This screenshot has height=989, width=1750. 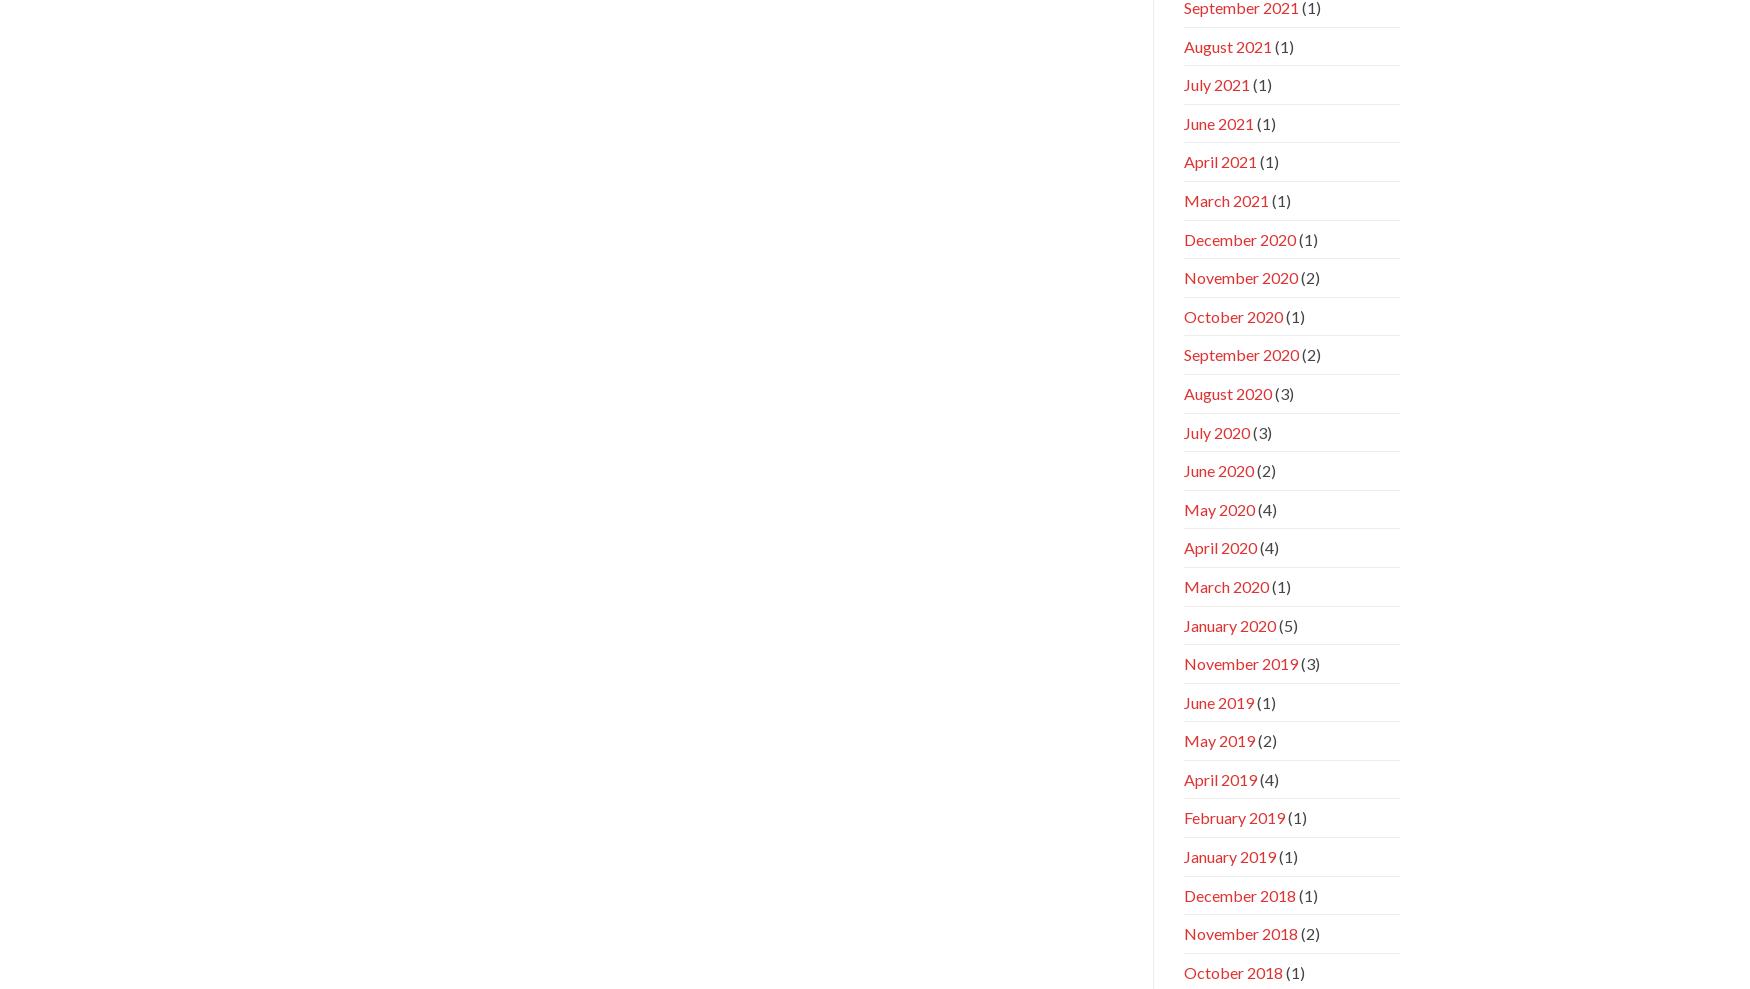 I want to click on 'November 2018', so click(x=1240, y=932).